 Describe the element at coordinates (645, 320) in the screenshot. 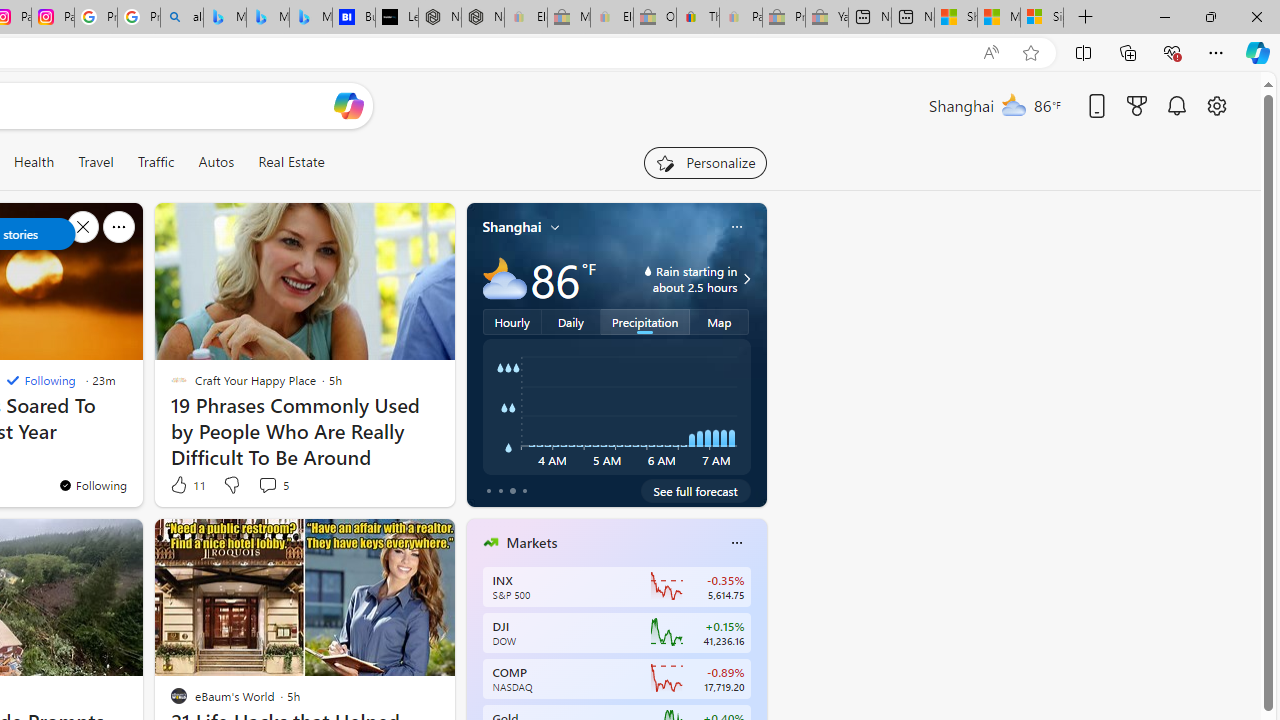

I see `'Precipitation'` at that location.